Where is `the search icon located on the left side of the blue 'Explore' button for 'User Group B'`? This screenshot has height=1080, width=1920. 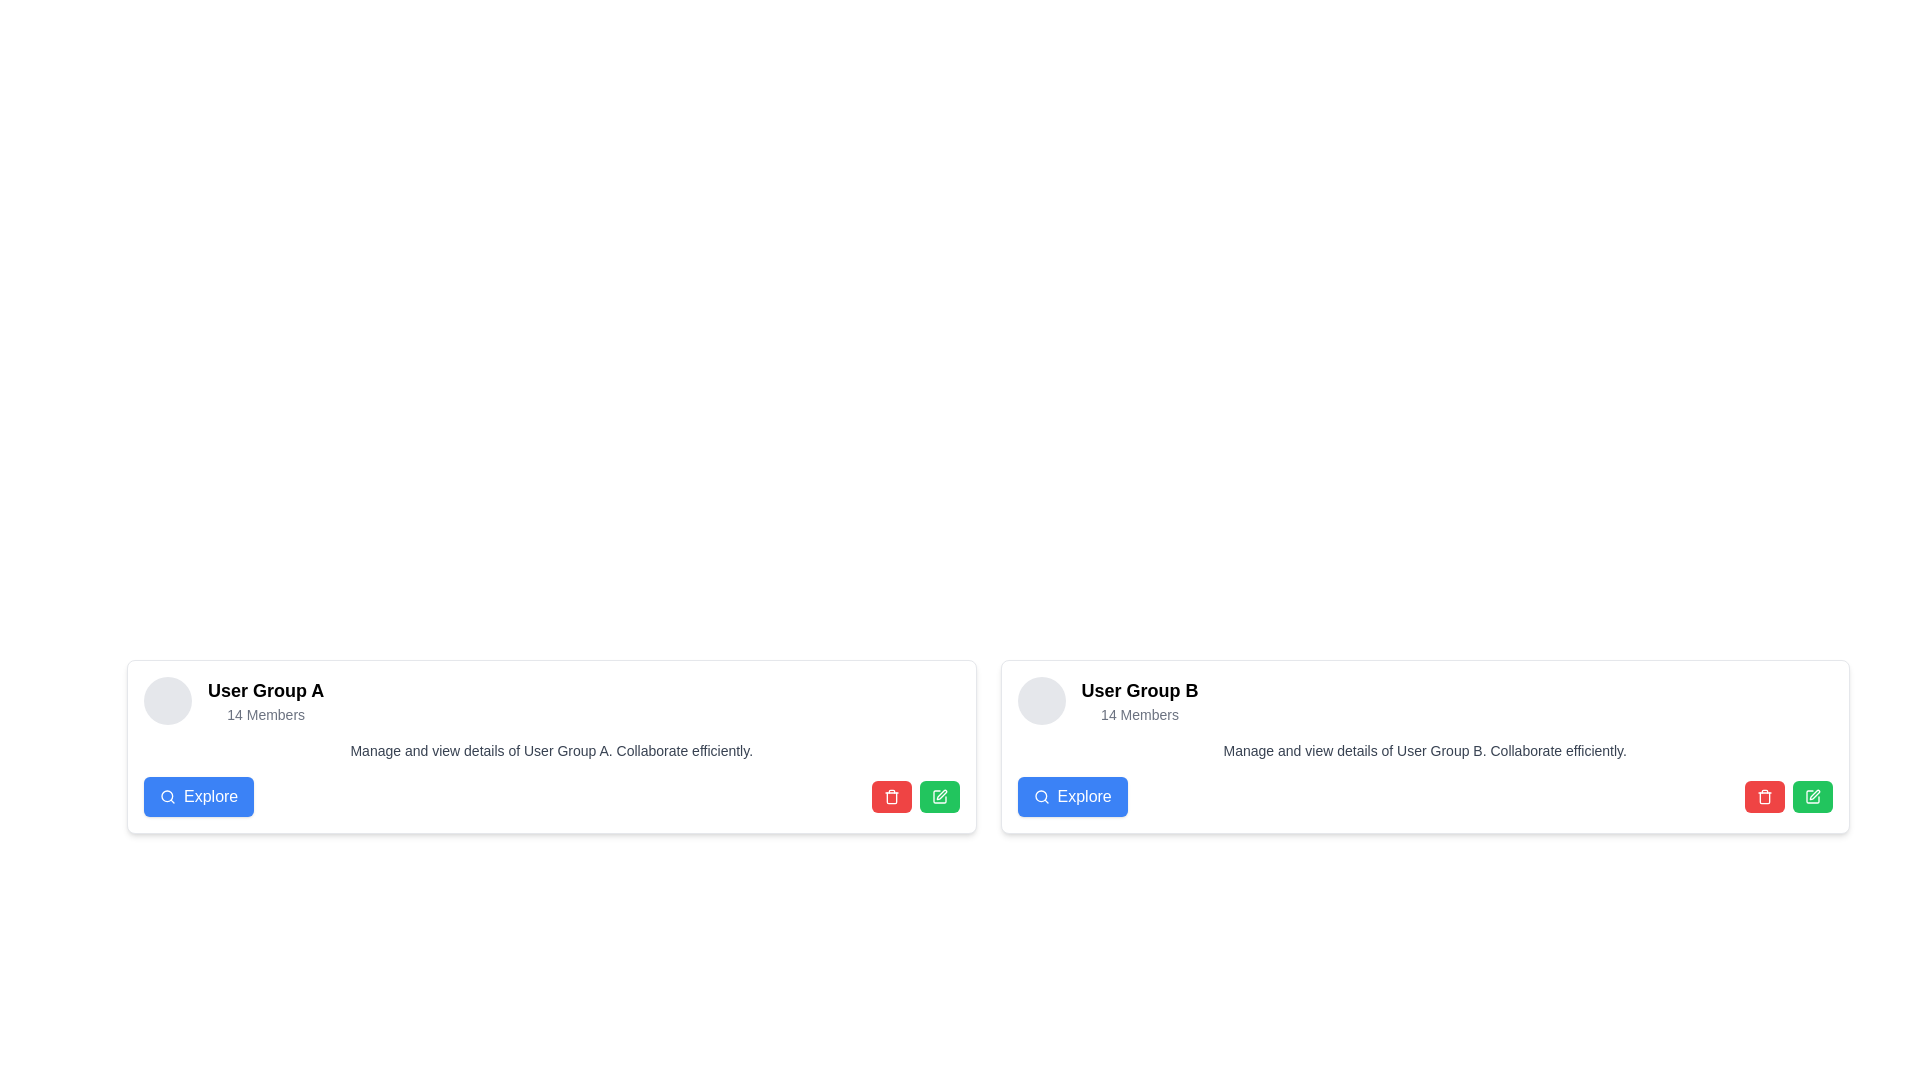 the search icon located on the left side of the blue 'Explore' button for 'User Group B' is located at coordinates (1040, 796).